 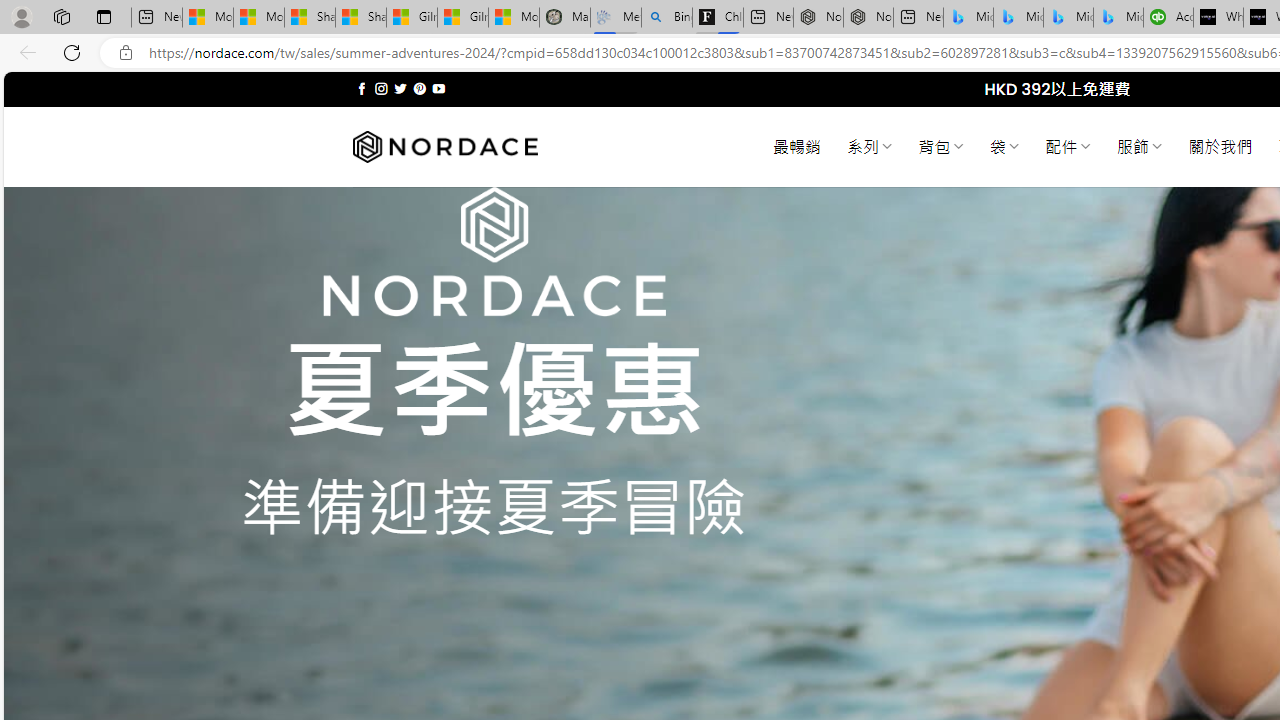 I want to click on 'Follow on Twitter', so click(x=400, y=88).